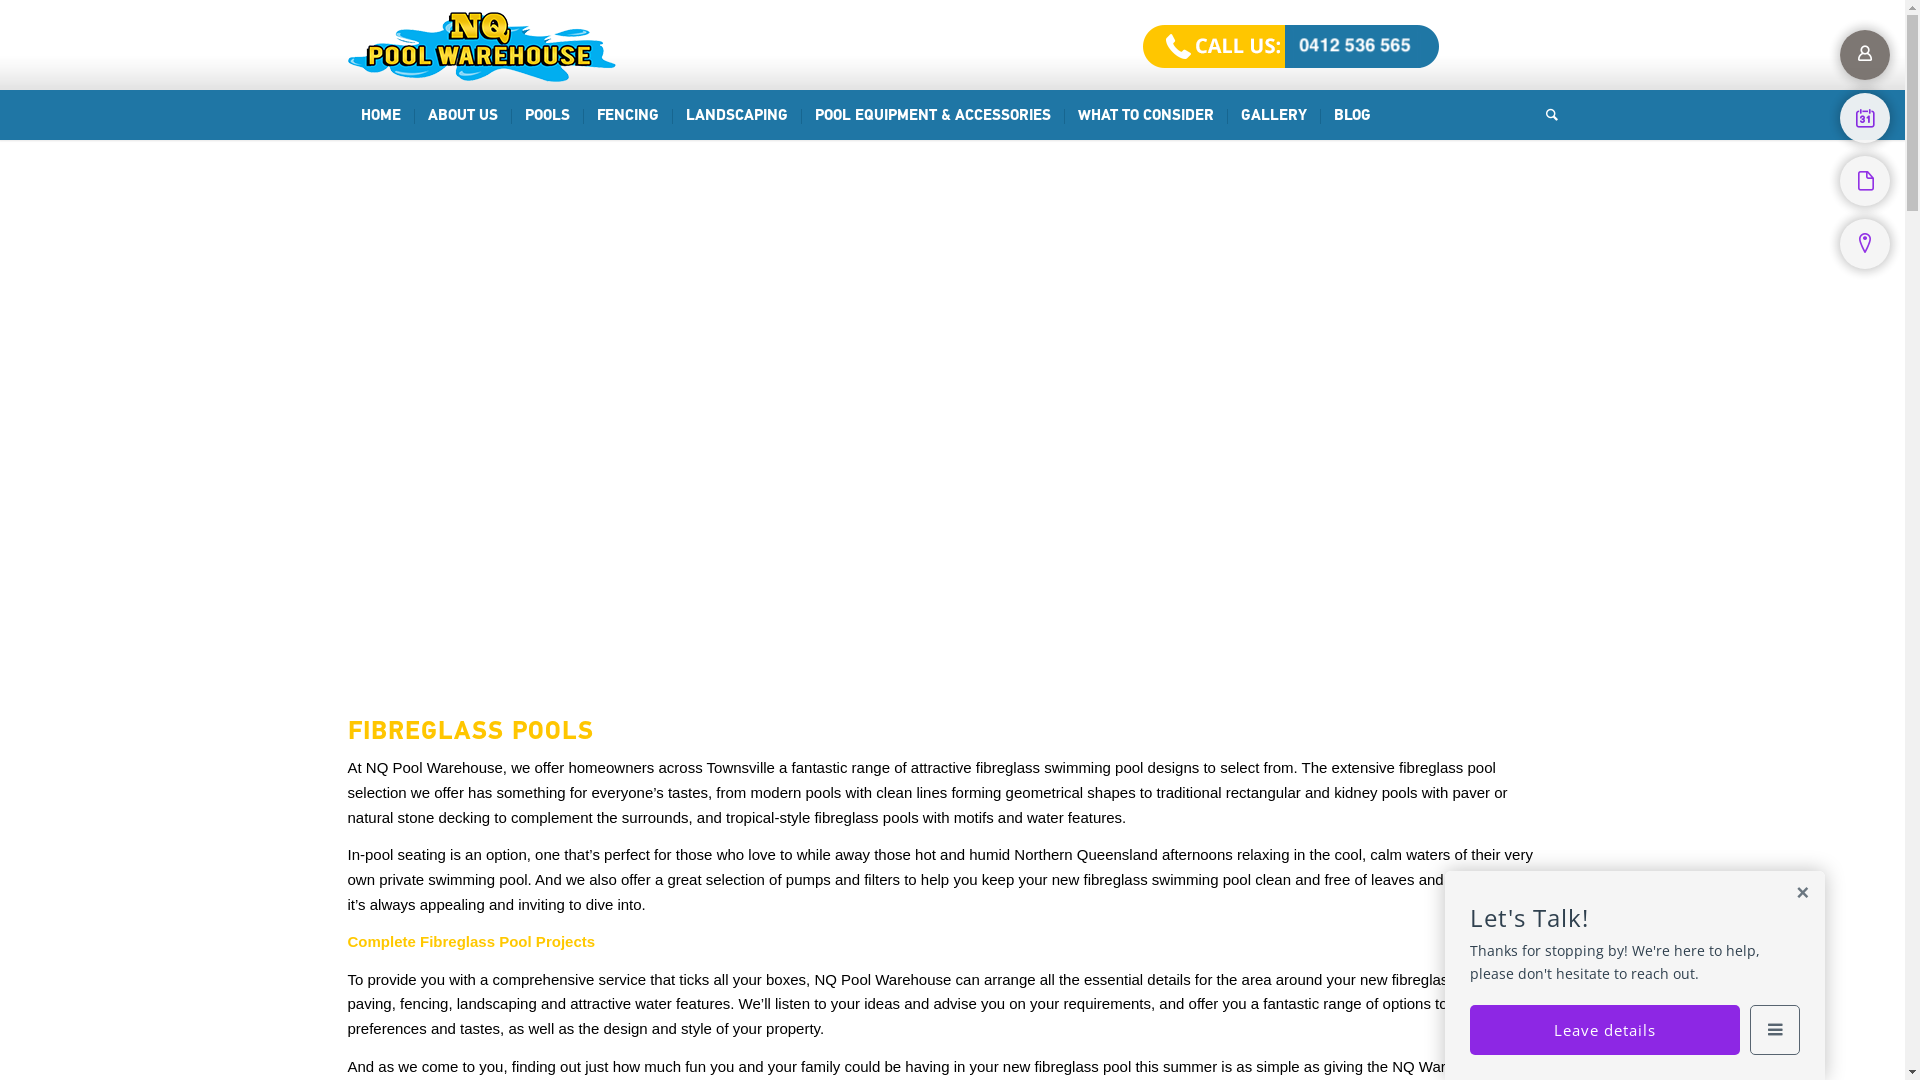 This screenshot has height=1080, width=1920. I want to click on 'POOL EQUIPMENT & ACCESSORIES', so click(930, 115).